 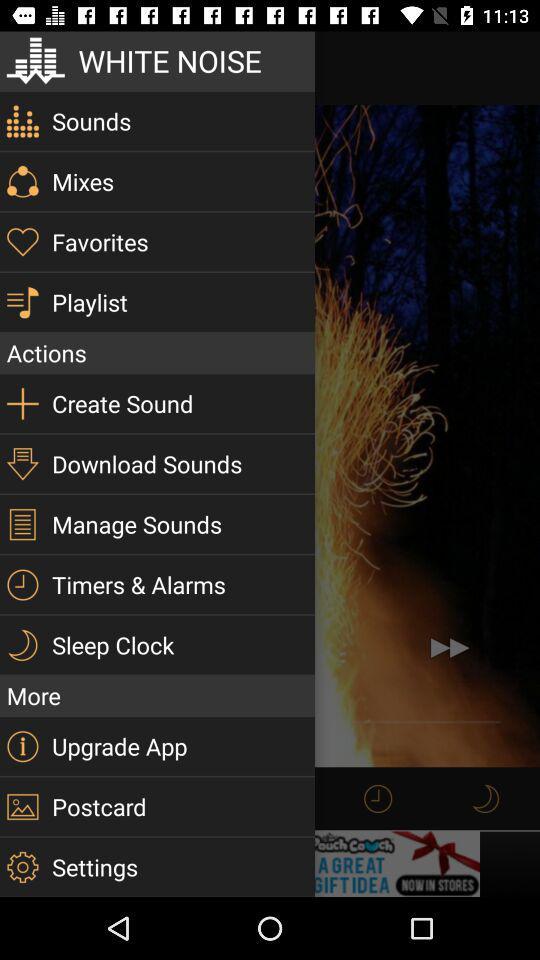 What do you see at coordinates (21, 302) in the screenshot?
I see `symbol left to playlist` at bounding box center [21, 302].